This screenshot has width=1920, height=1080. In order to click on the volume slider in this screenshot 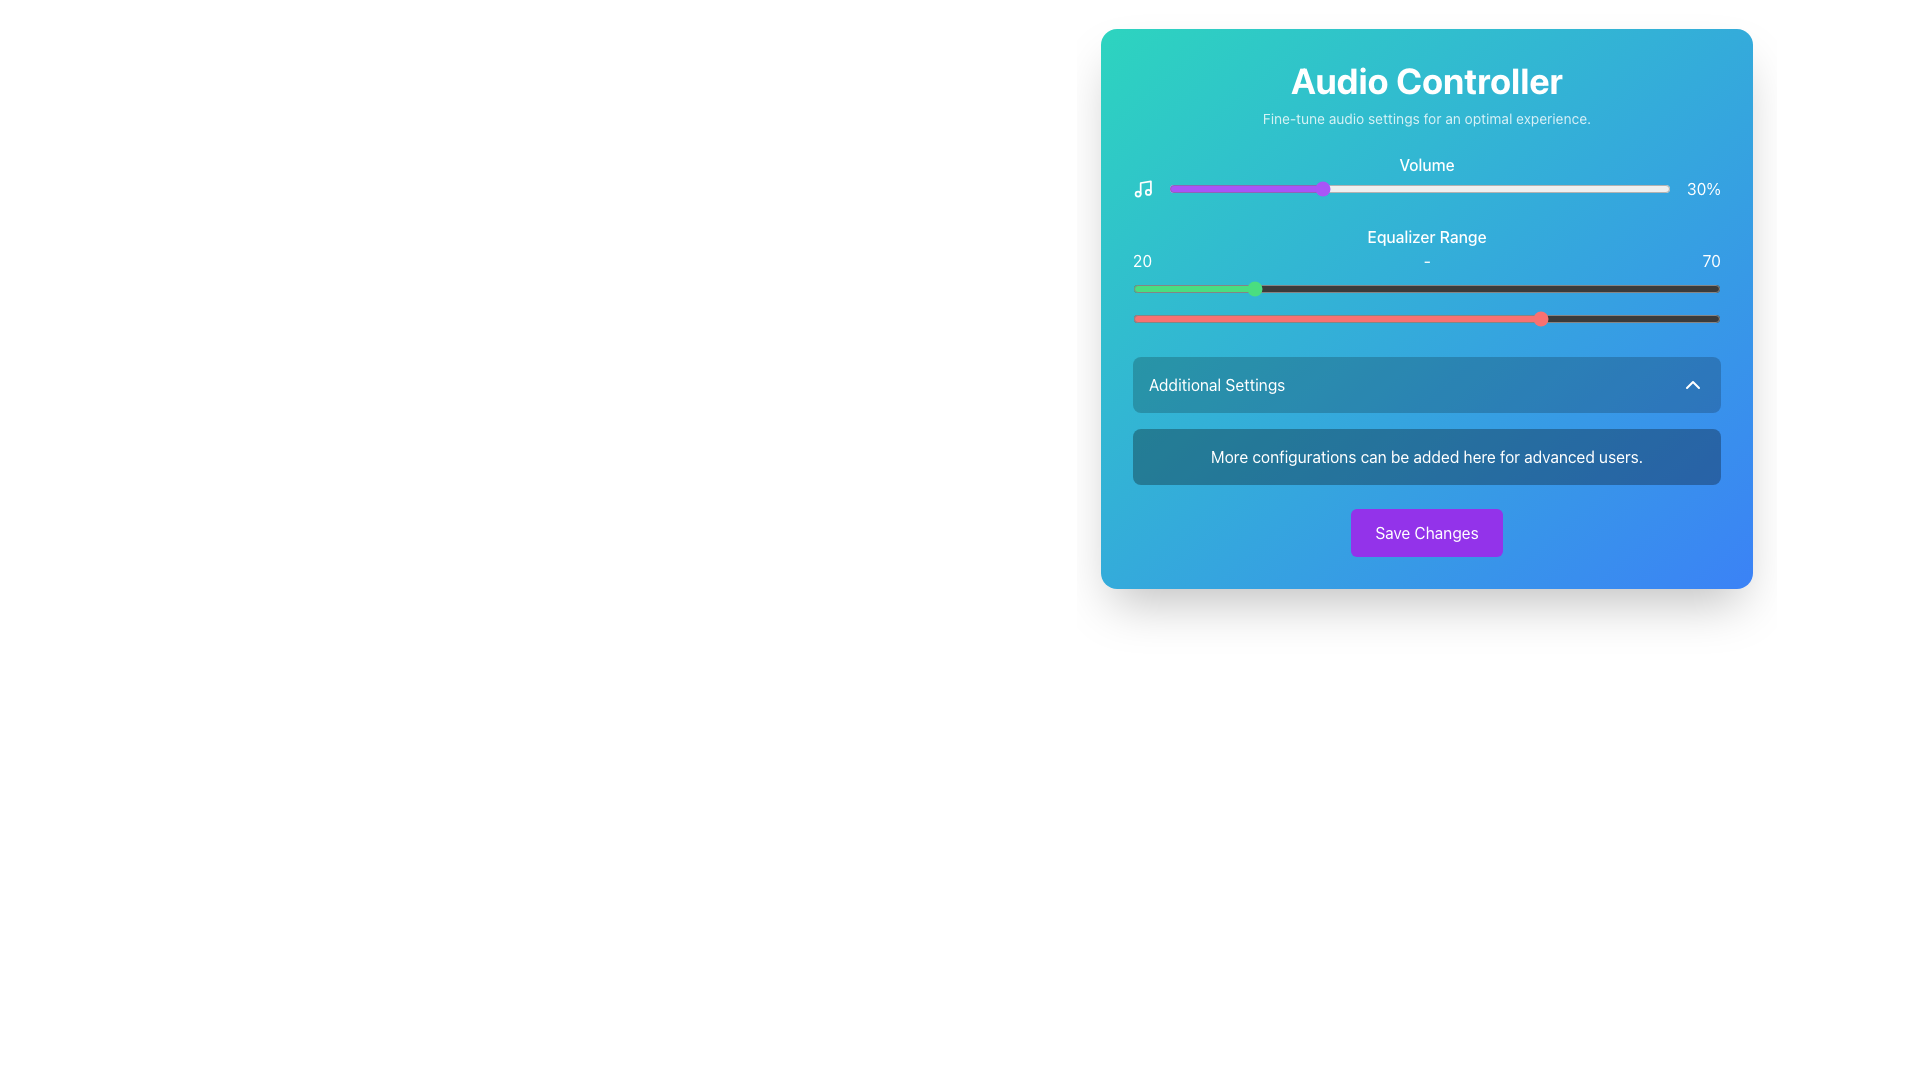, I will do `click(1524, 189)`.